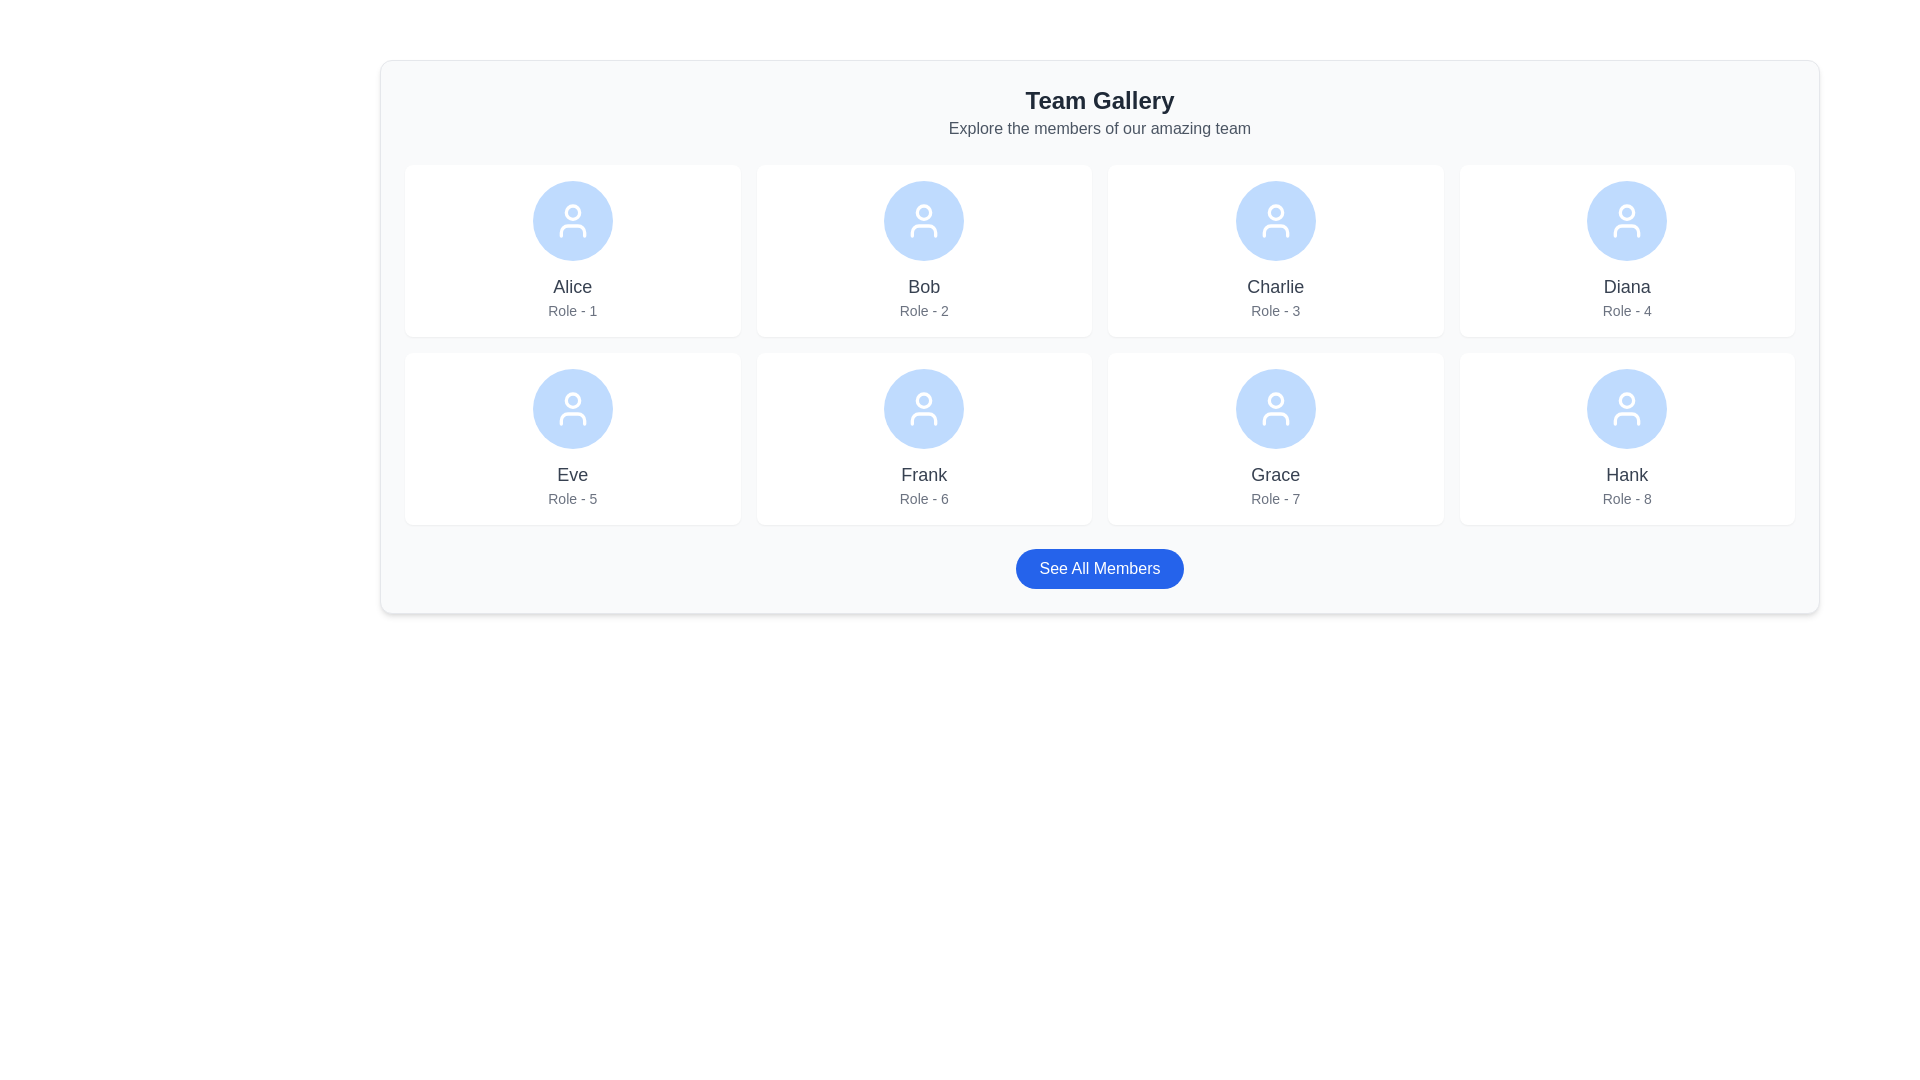 The height and width of the screenshot is (1080, 1920). Describe the element at coordinates (1627, 400) in the screenshot. I see `the inner circular graphical component of the user profile icon for 'Hank' in the second row and last column of the grid layout` at that location.